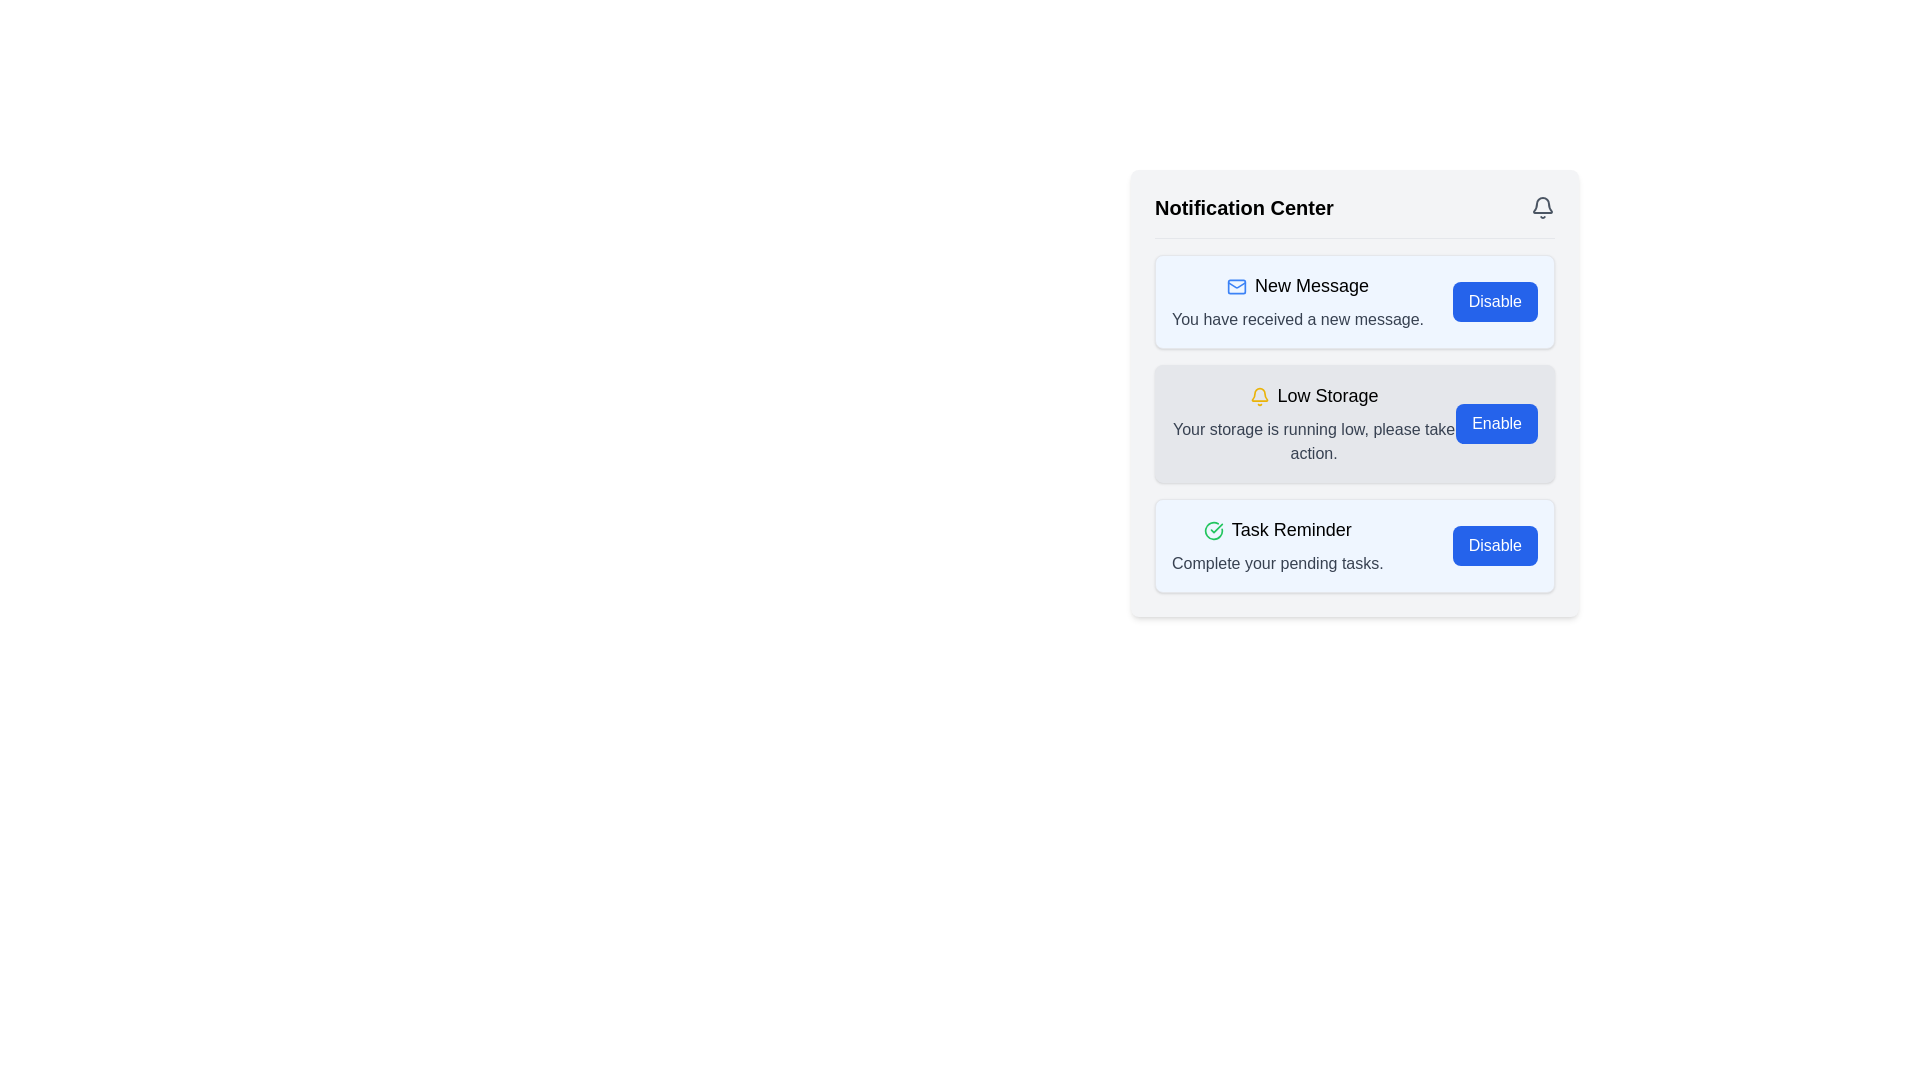  What do you see at coordinates (1314, 396) in the screenshot?
I see `the textual label 'Low Storage', which is styled with medium font weight and a bell icon in yellow color, positioned below the 'New Message' notification` at bounding box center [1314, 396].